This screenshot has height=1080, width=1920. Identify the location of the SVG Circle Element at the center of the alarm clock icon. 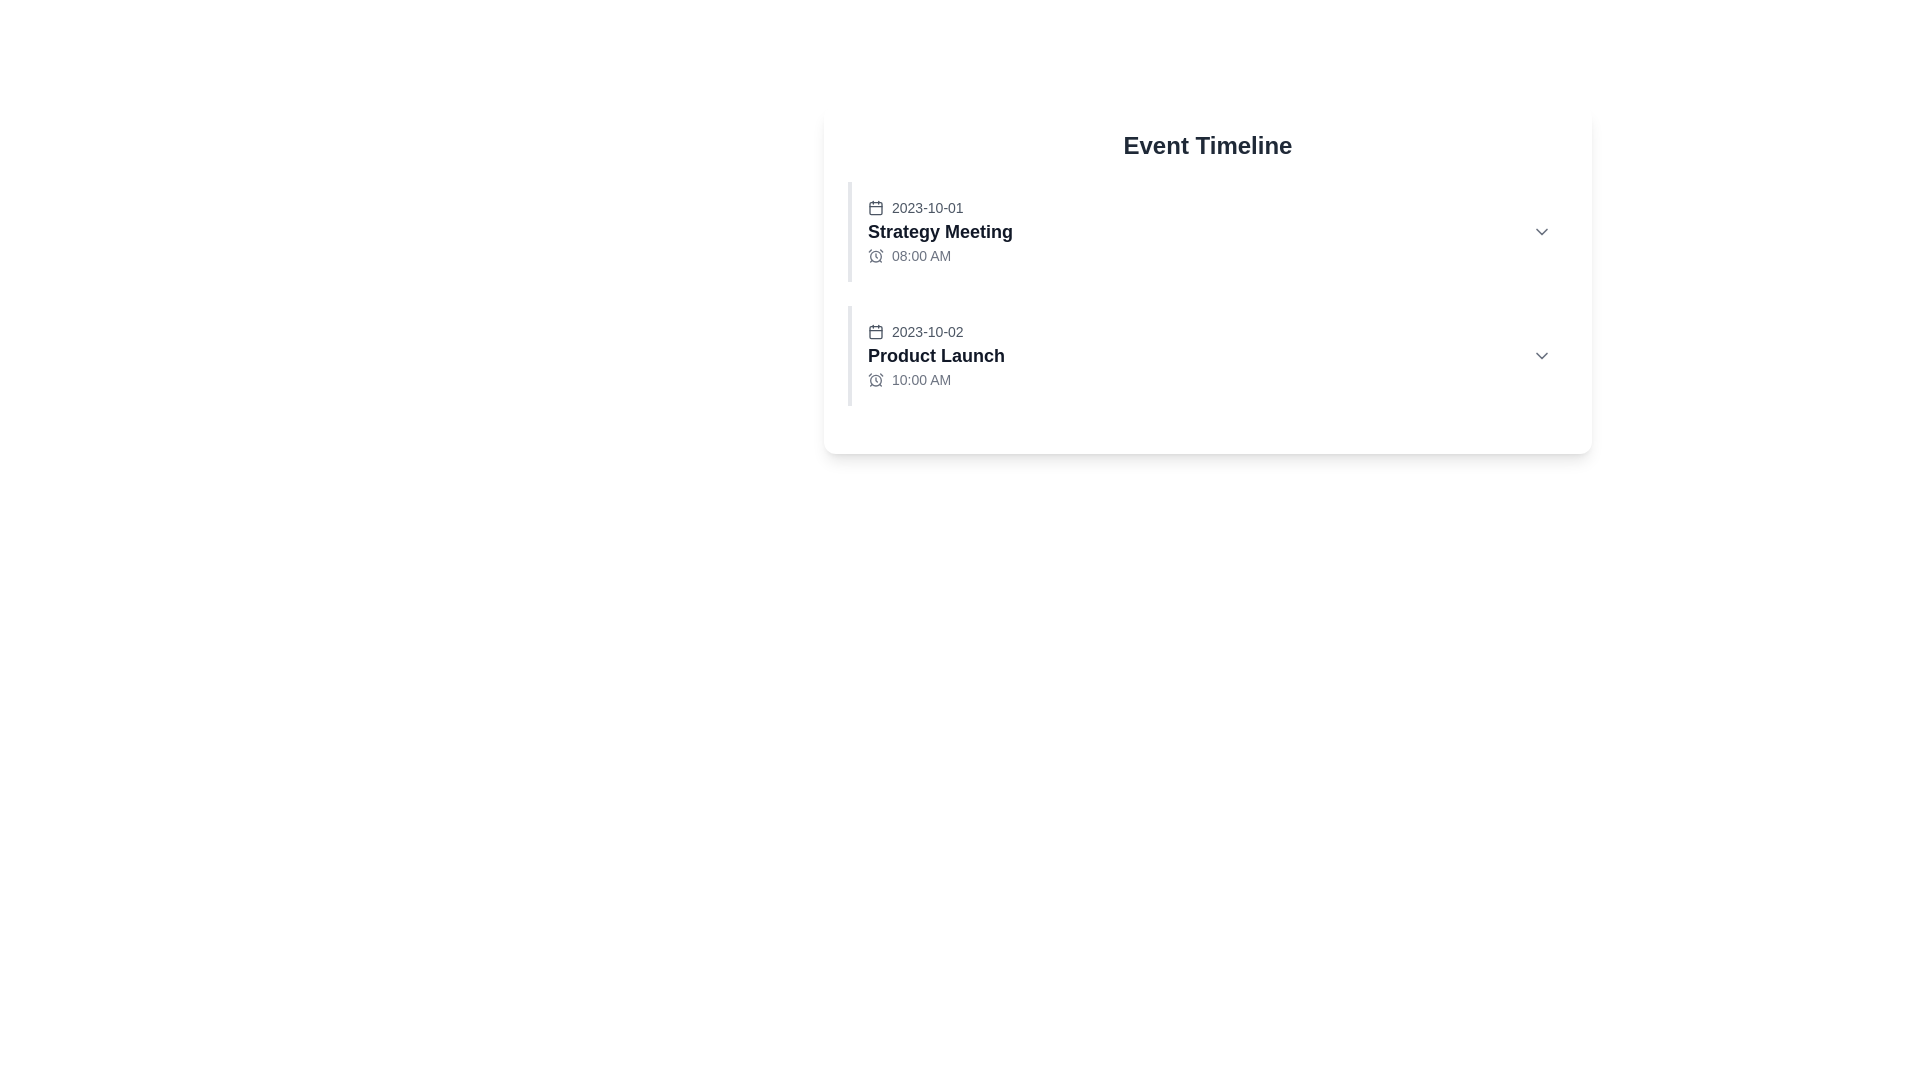
(875, 380).